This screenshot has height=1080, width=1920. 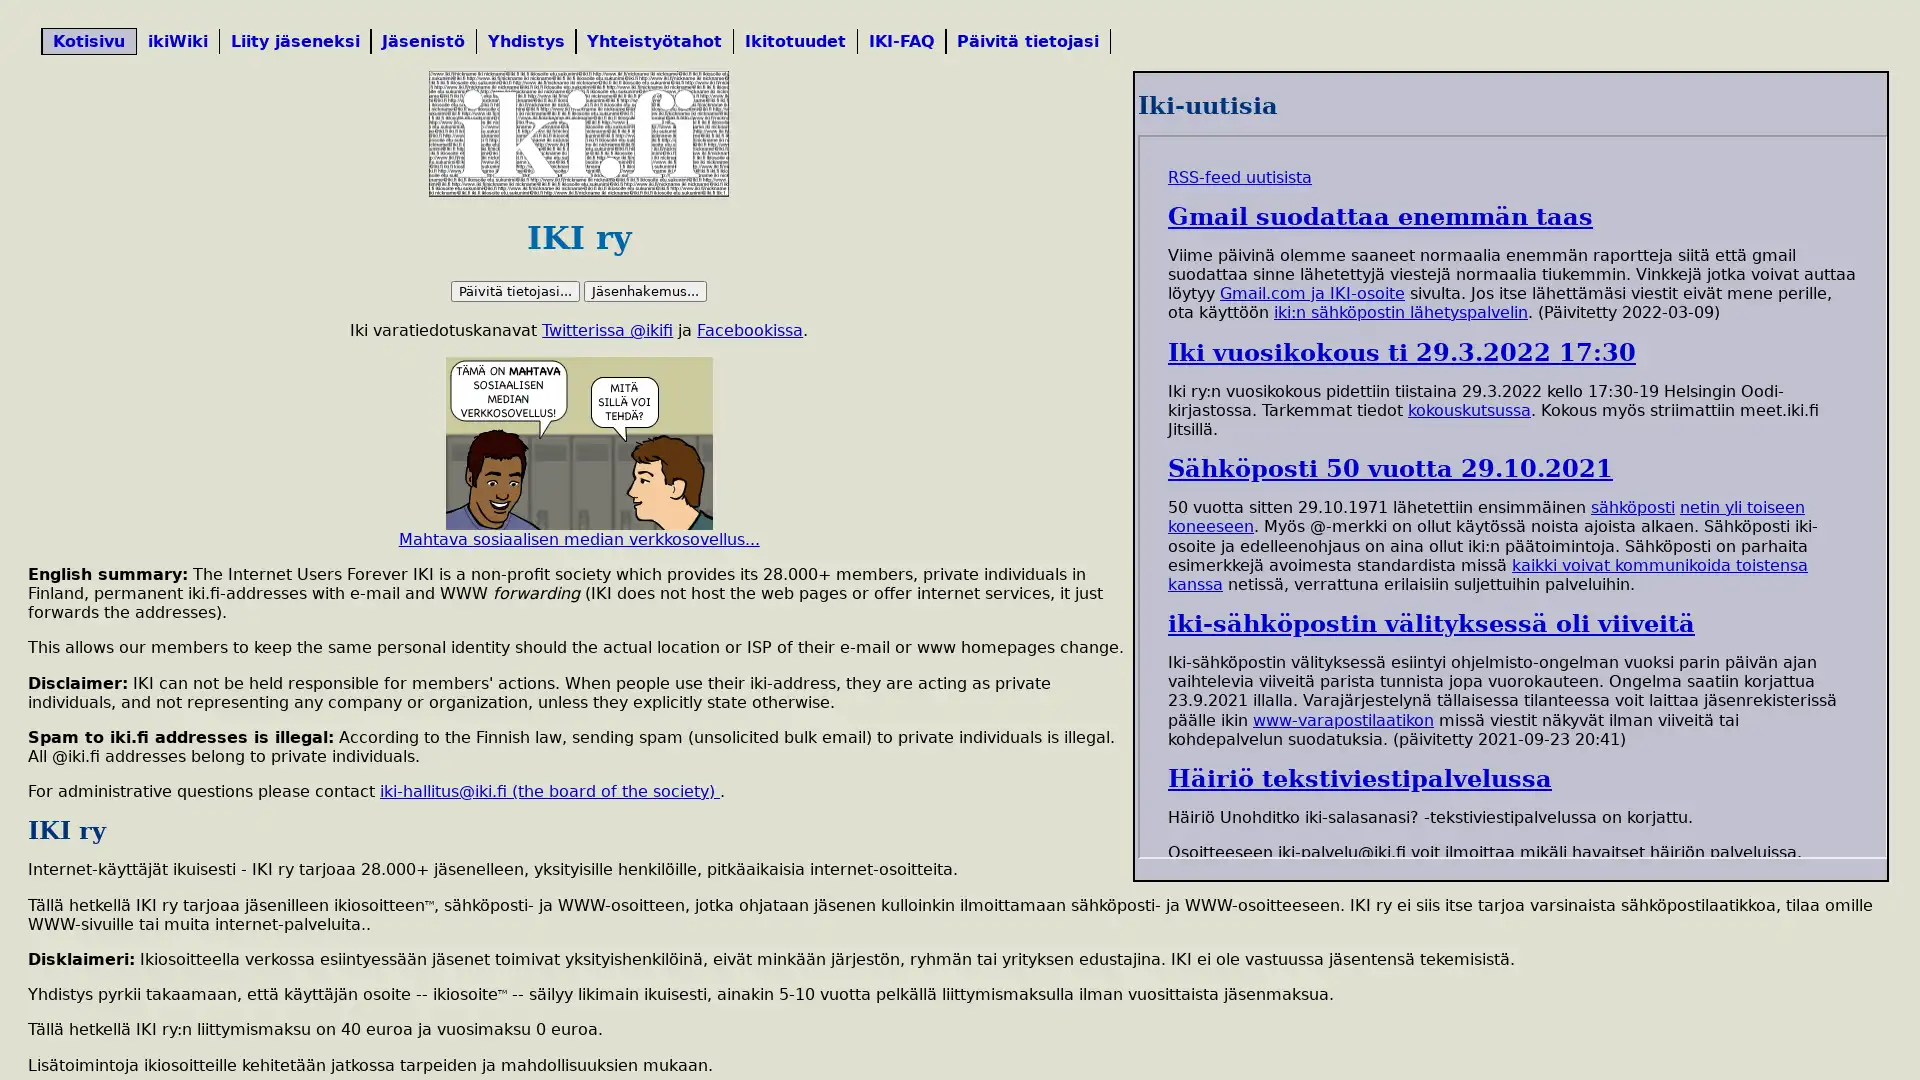 What do you see at coordinates (515, 291) in the screenshot?
I see `Paivita tietojasi...` at bounding box center [515, 291].